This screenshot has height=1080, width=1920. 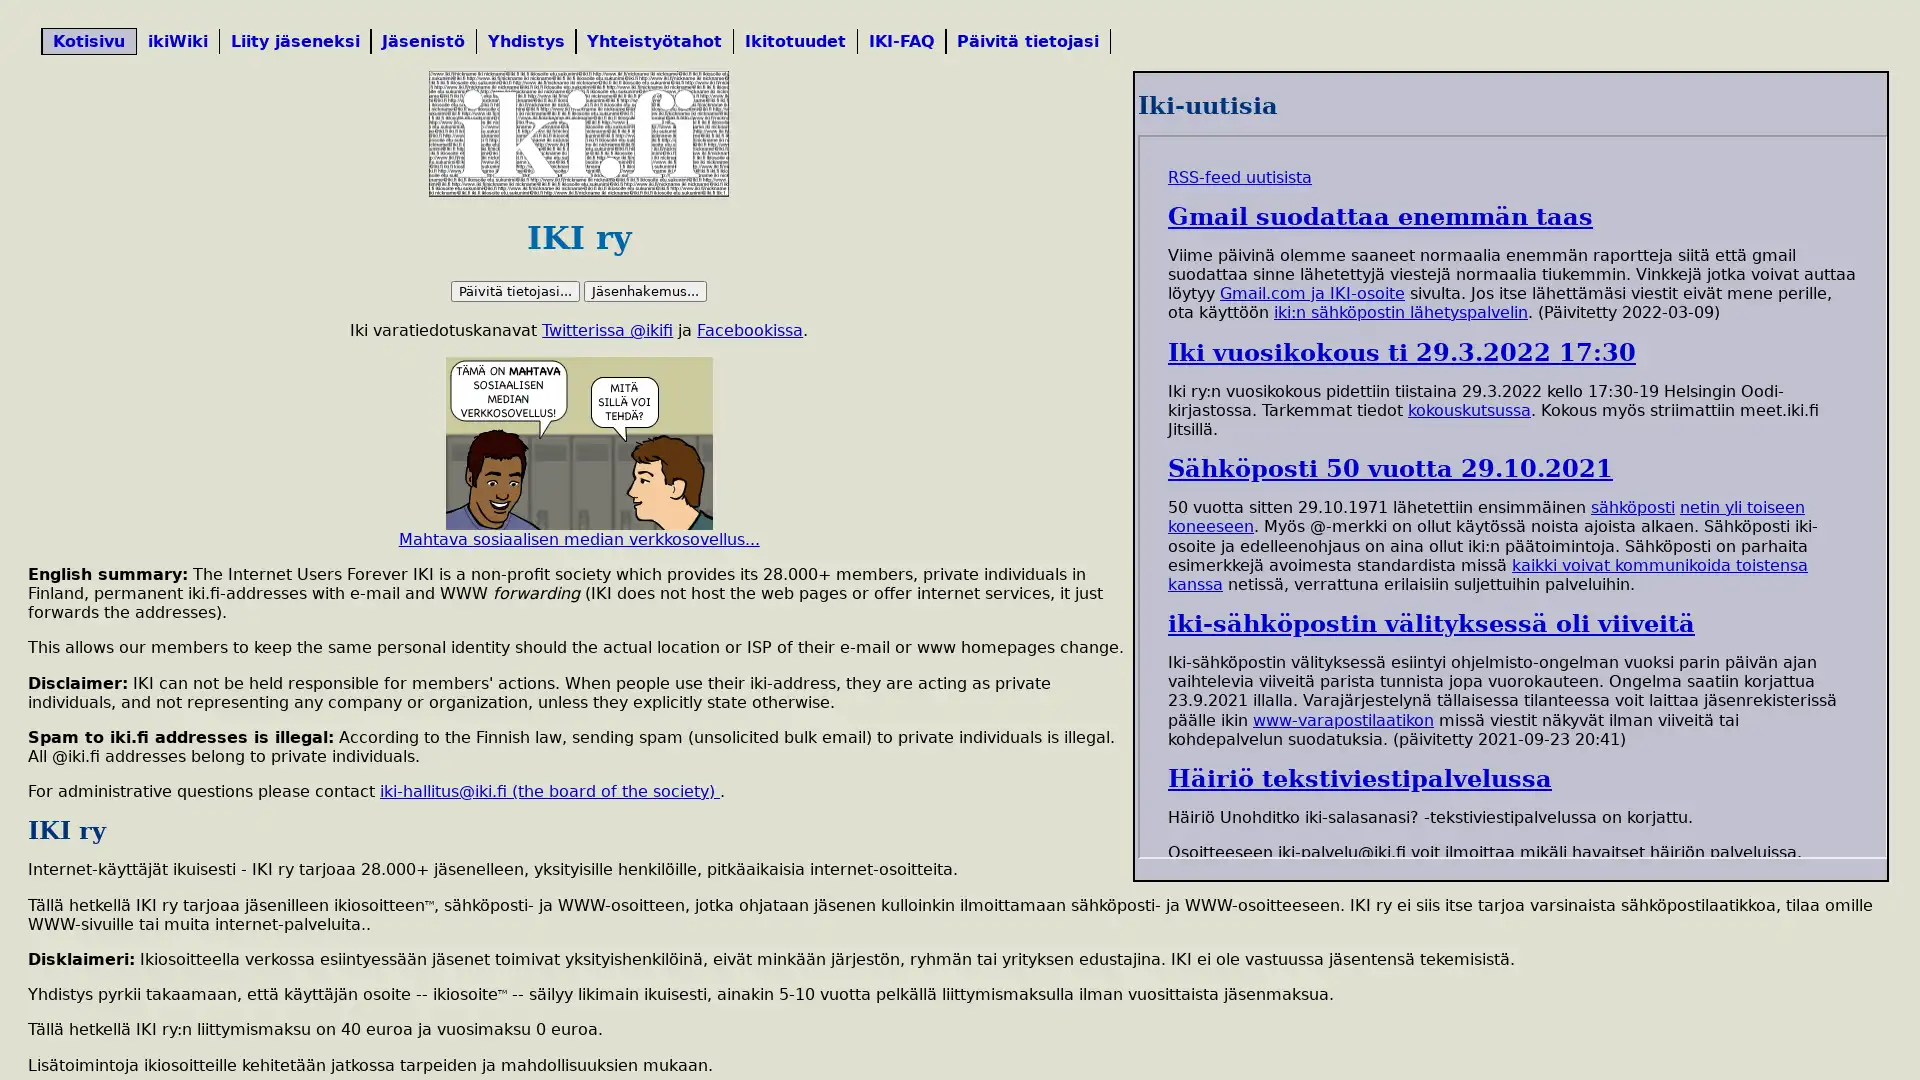 What do you see at coordinates (515, 291) in the screenshot?
I see `Paivita tietojasi...` at bounding box center [515, 291].